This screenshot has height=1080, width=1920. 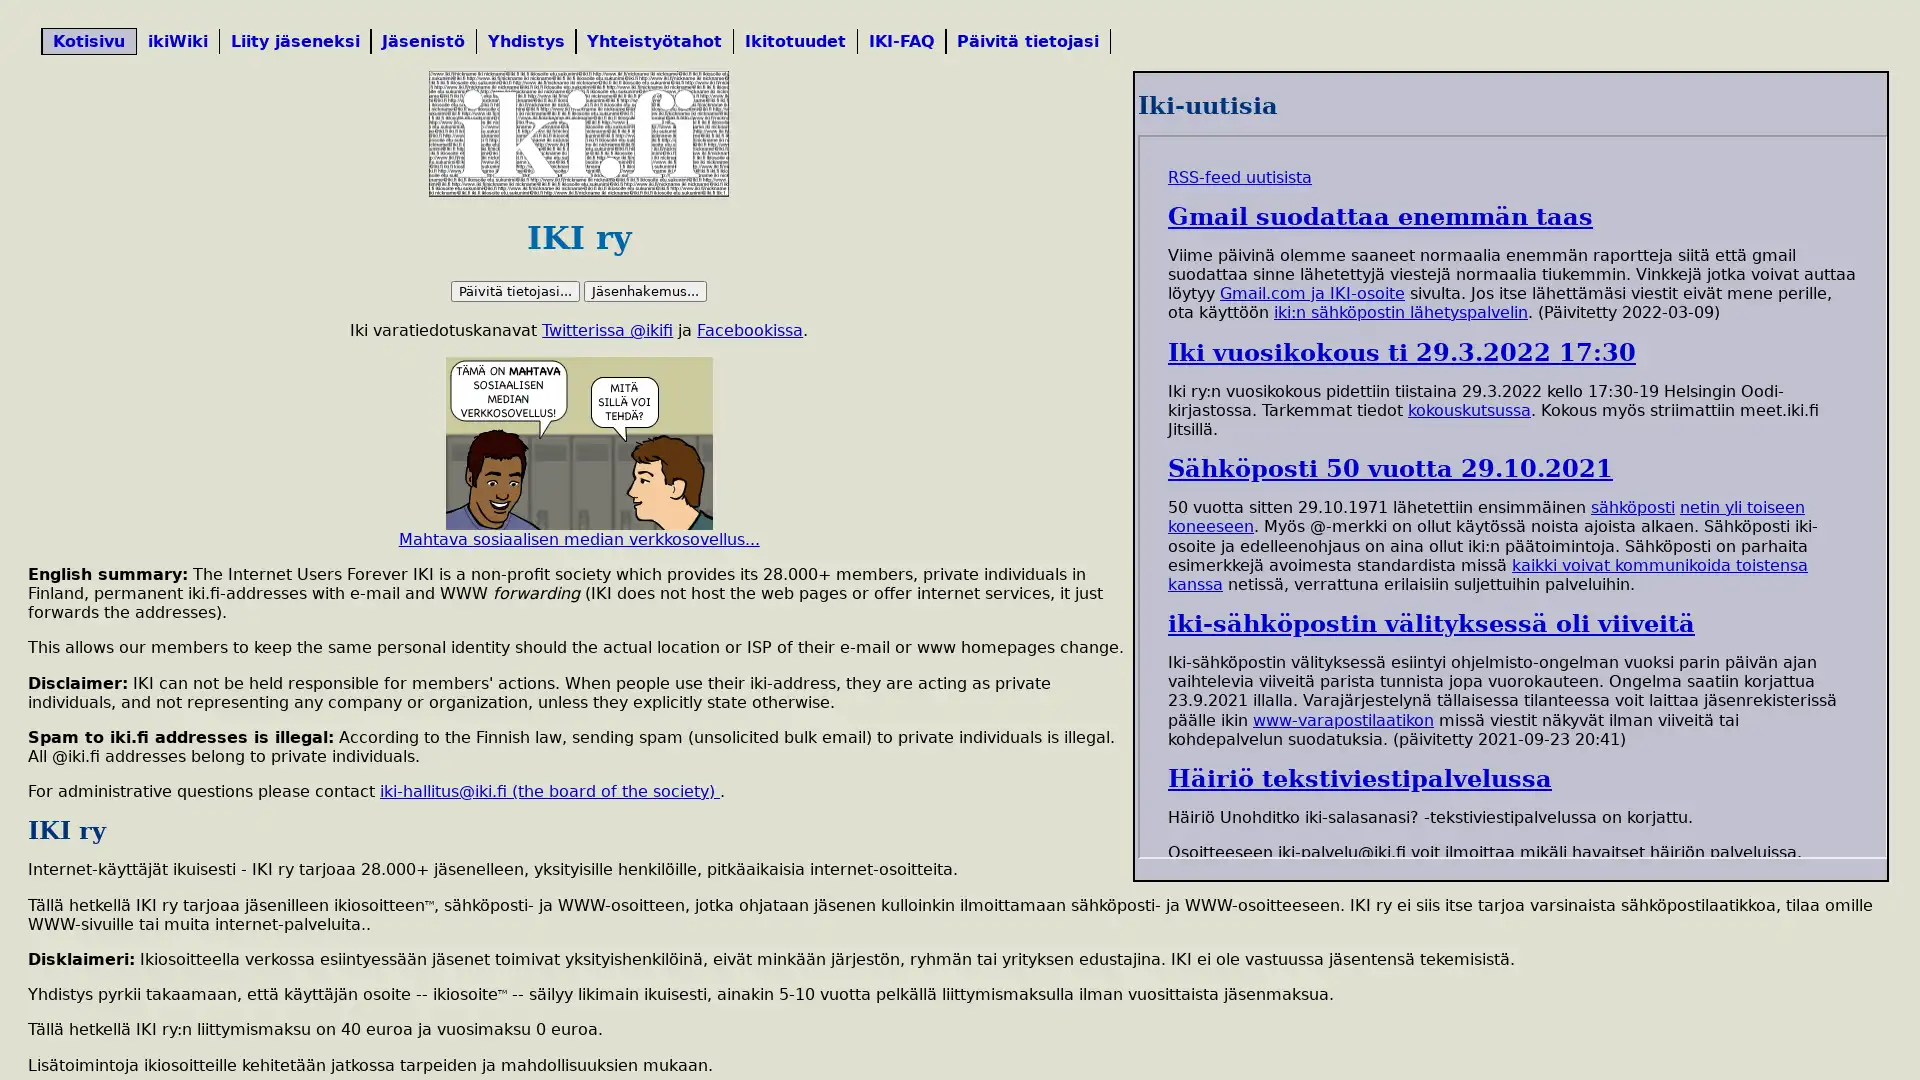 What do you see at coordinates (515, 291) in the screenshot?
I see `Paivita tietojasi...` at bounding box center [515, 291].